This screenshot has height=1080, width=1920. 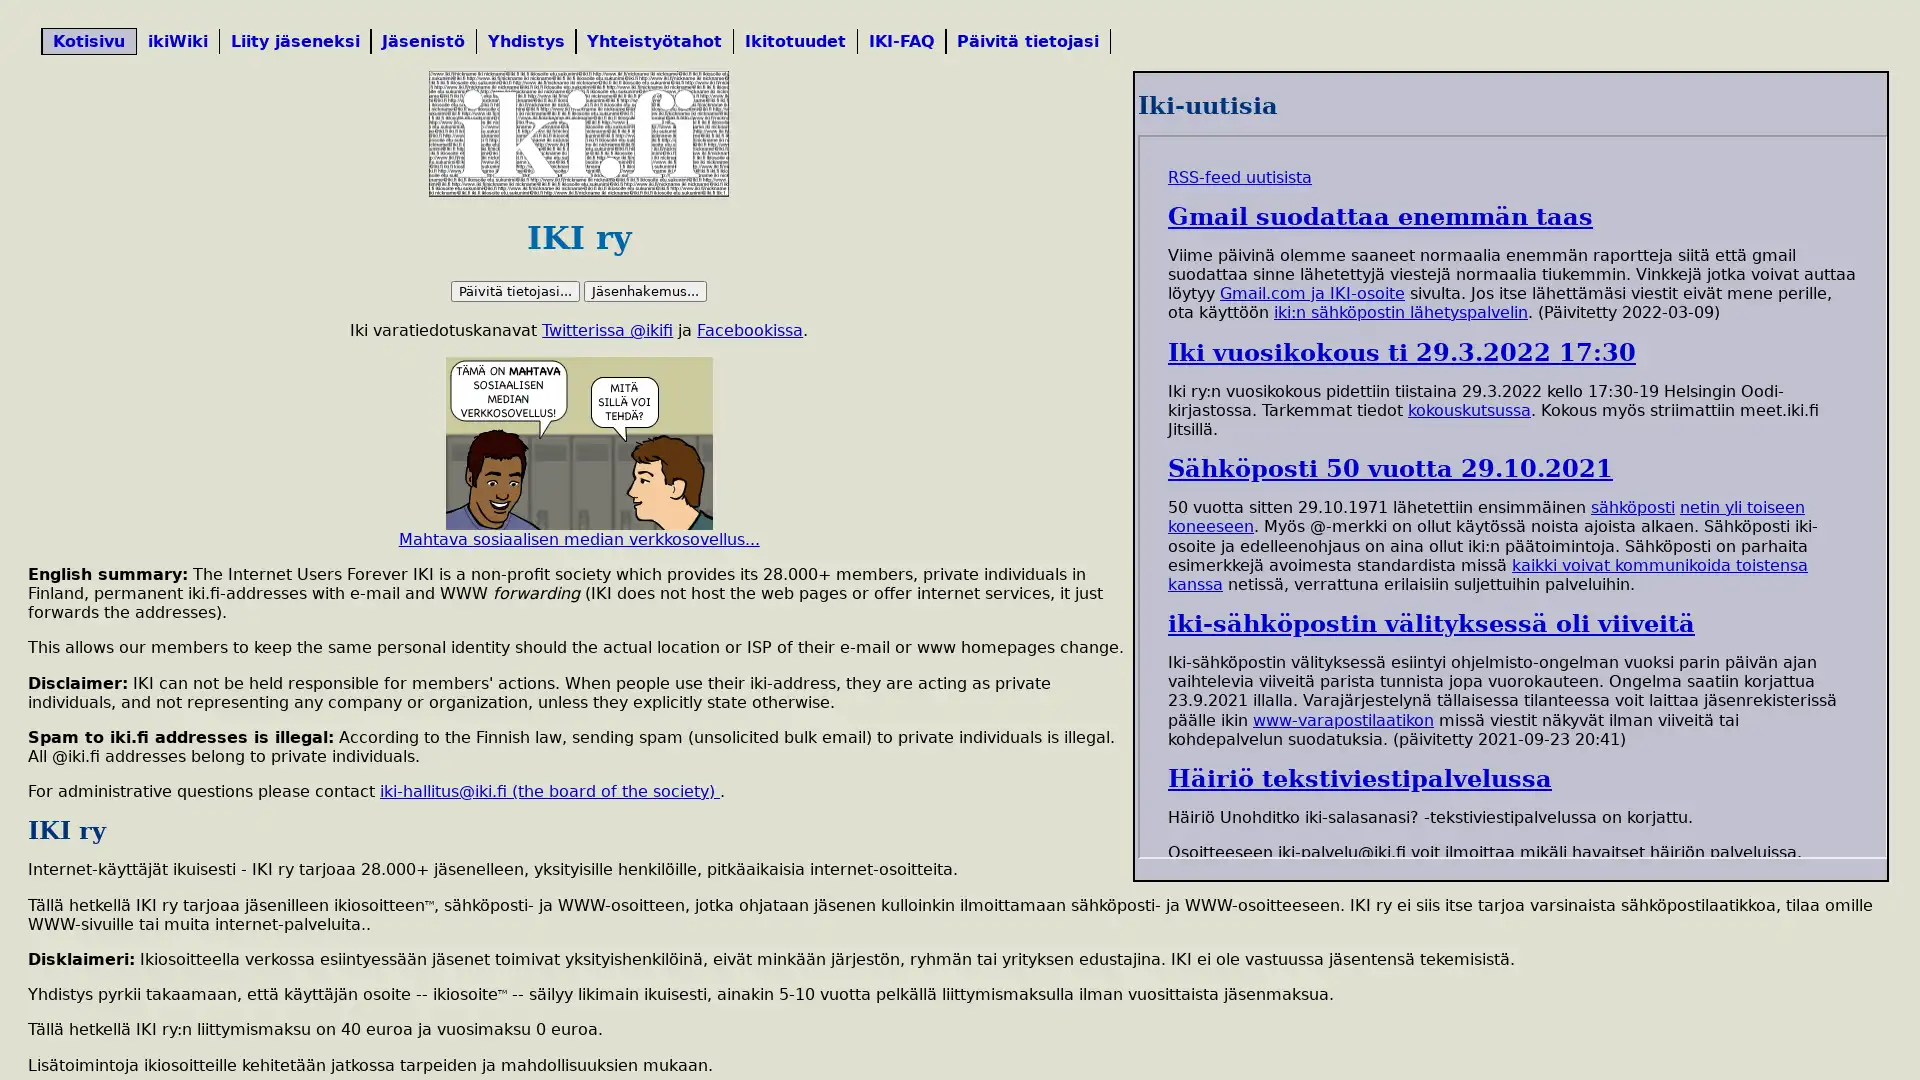 What do you see at coordinates (515, 291) in the screenshot?
I see `Paivita tietojasi...` at bounding box center [515, 291].